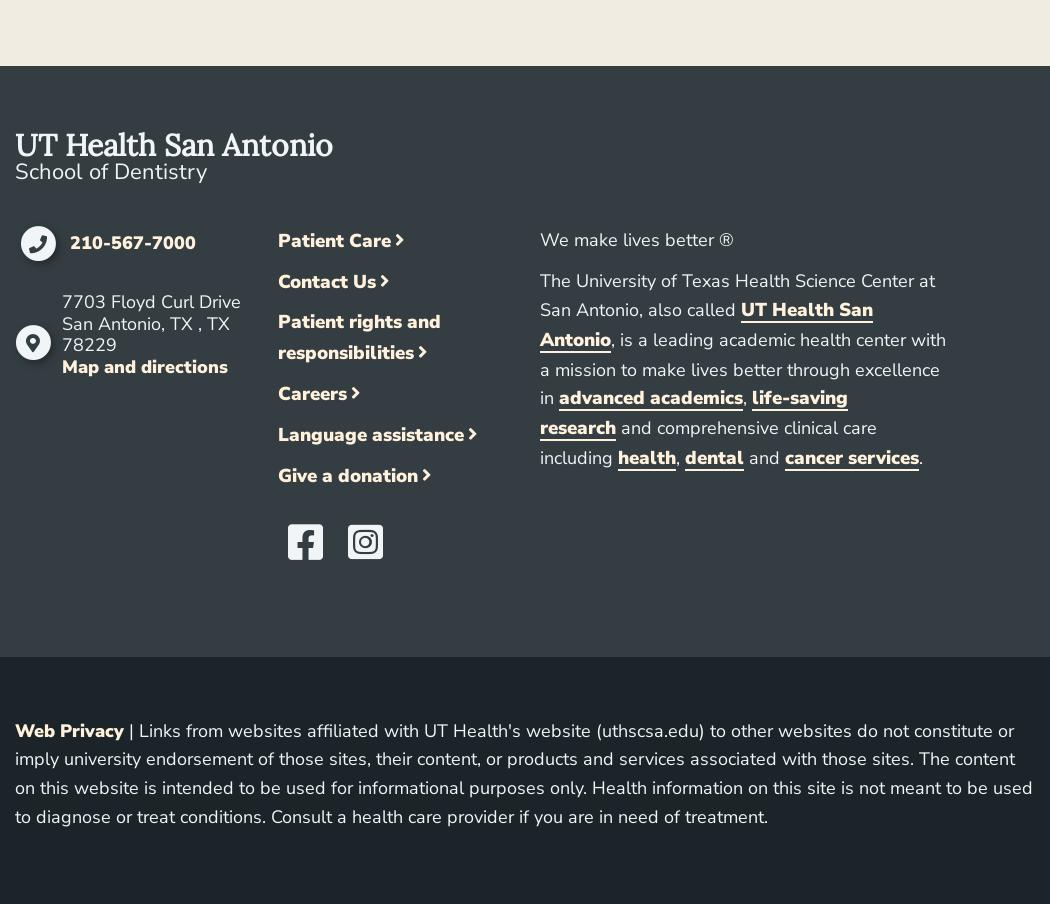 This screenshot has width=1050, height=904. What do you see at coordinates (540, 413) in the screenshot?
I see `'life-saving research'` at bounding box center [540, 413].